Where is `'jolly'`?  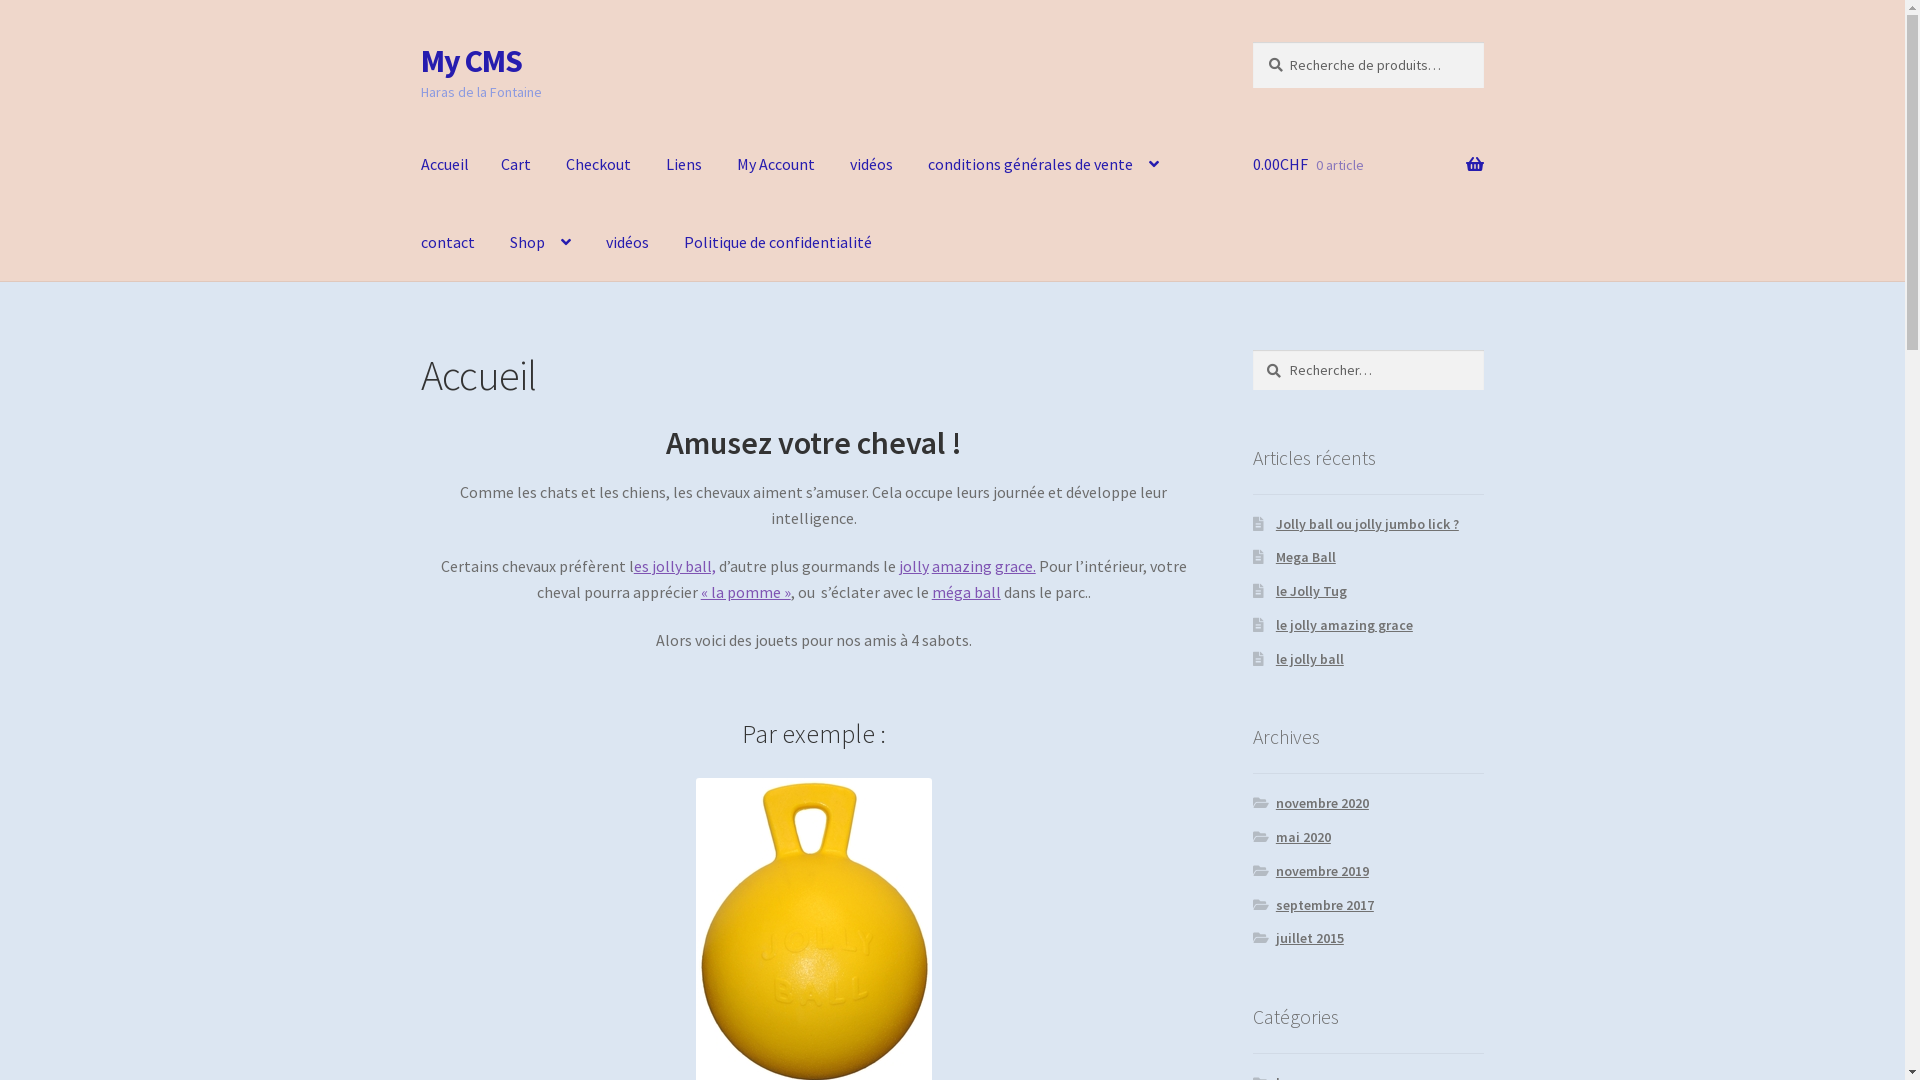
'jolly' is located at coordinates (912, 566).